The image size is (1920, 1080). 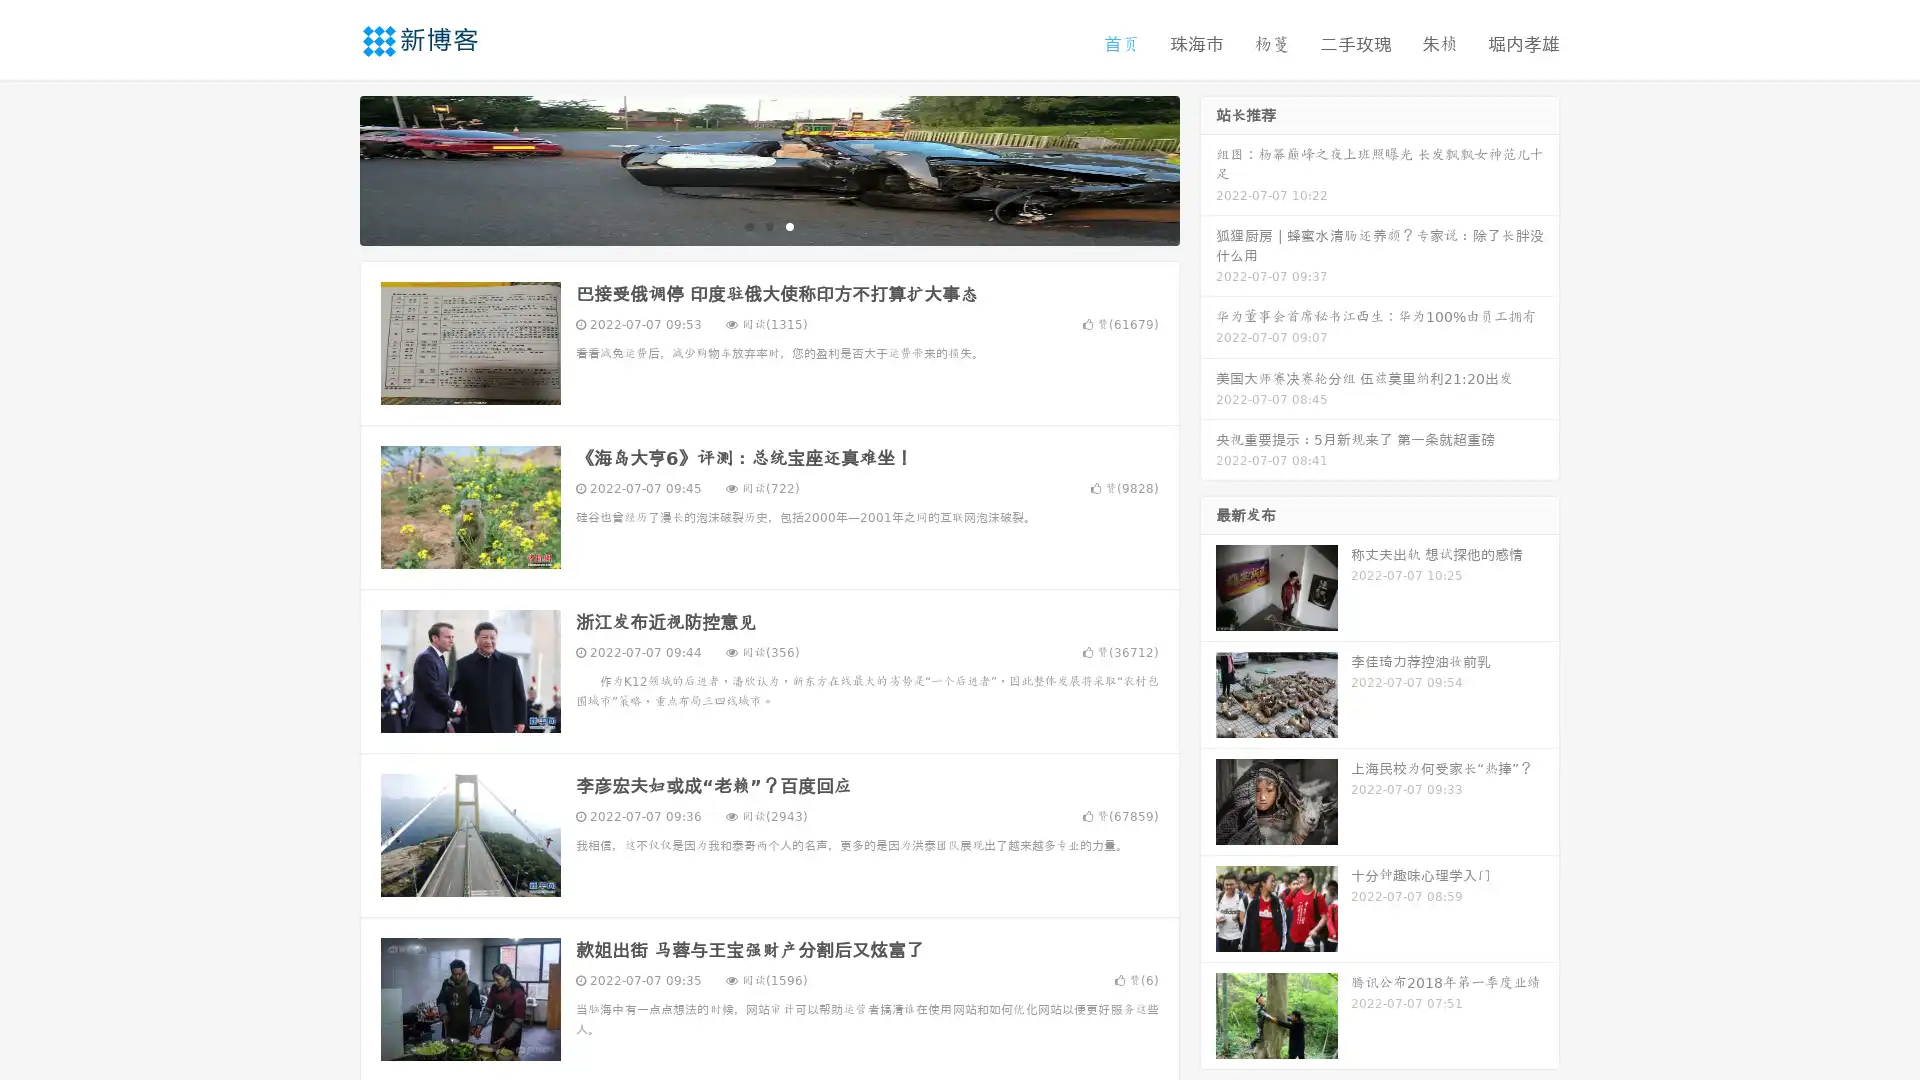 What do you see at coordinates (330, 168) in the screenshot?
I see `Previous slide` at bounding box center [330, 168].